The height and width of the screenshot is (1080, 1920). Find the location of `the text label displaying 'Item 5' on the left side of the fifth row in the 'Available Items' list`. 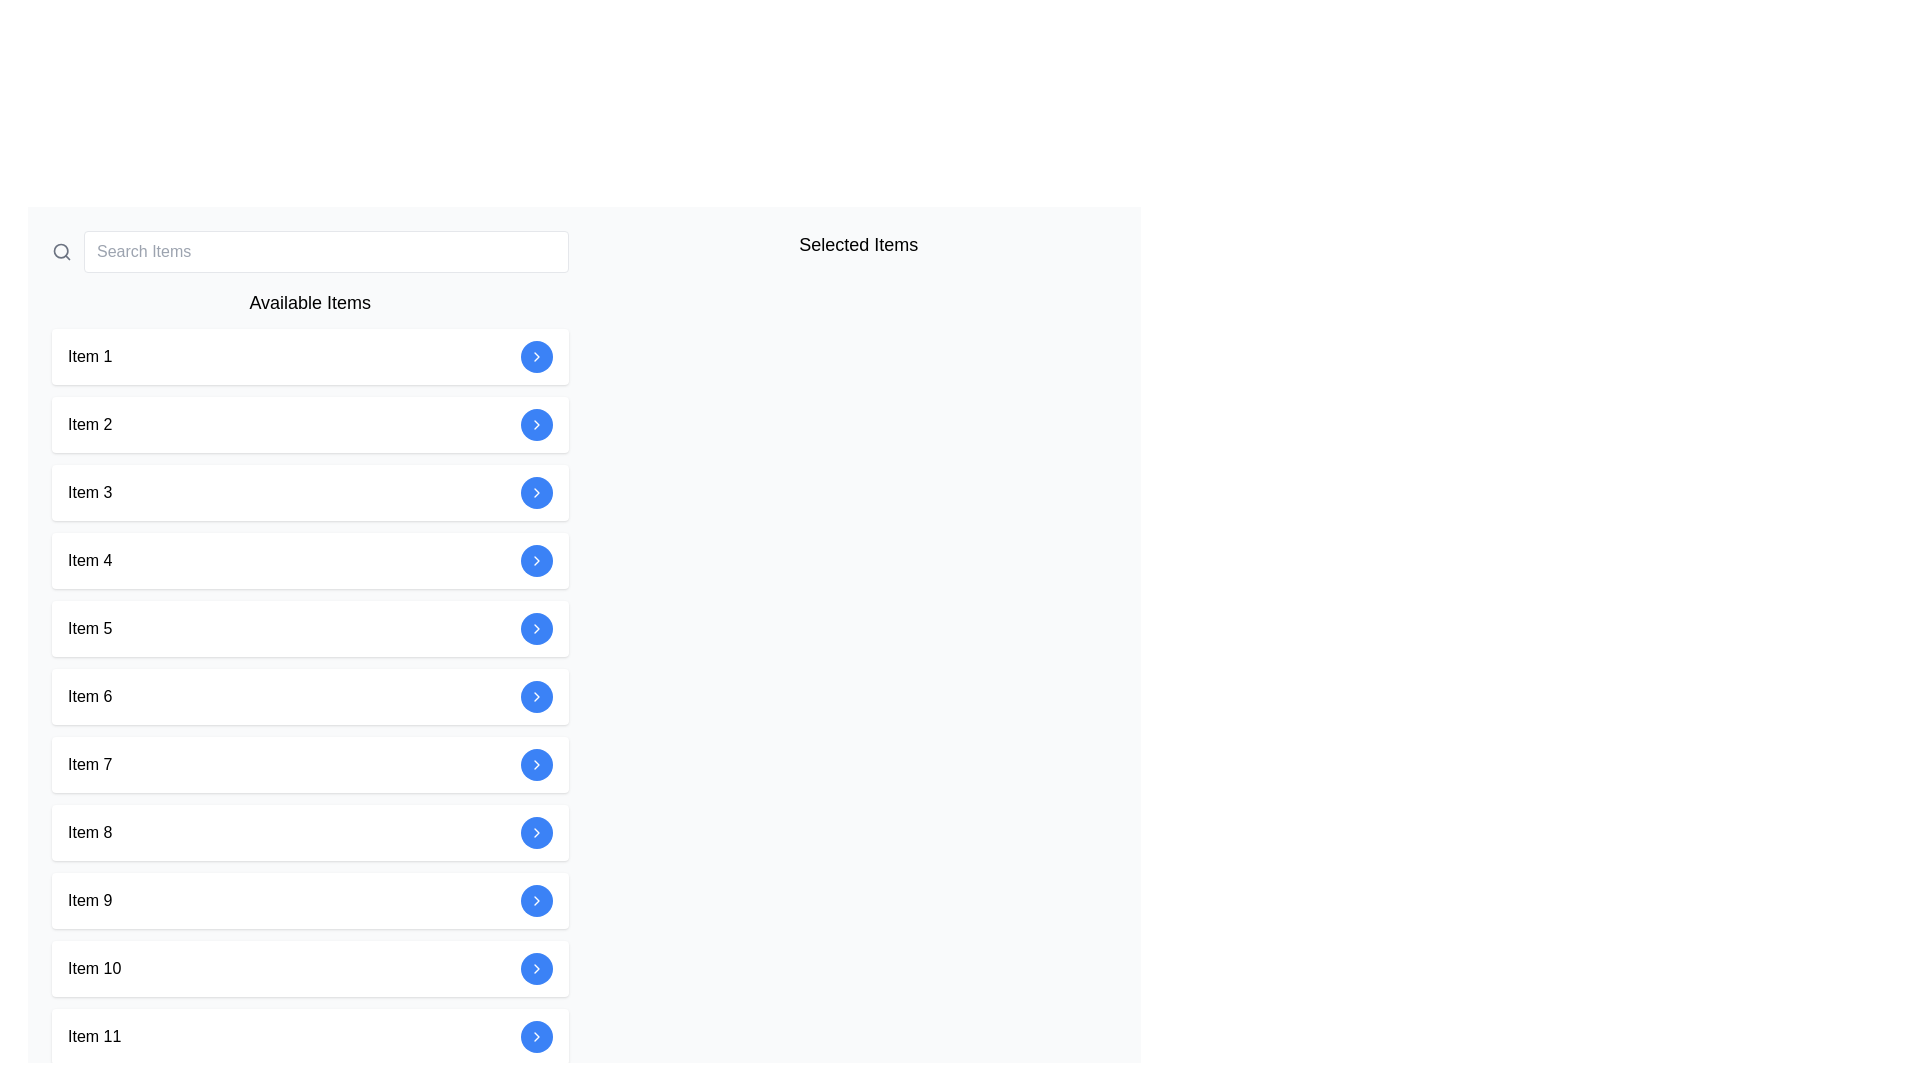

the text label displaying 'Item 5' on the left side of the fifth row in the 'Available Items' list is located at coordinates (89, 627).